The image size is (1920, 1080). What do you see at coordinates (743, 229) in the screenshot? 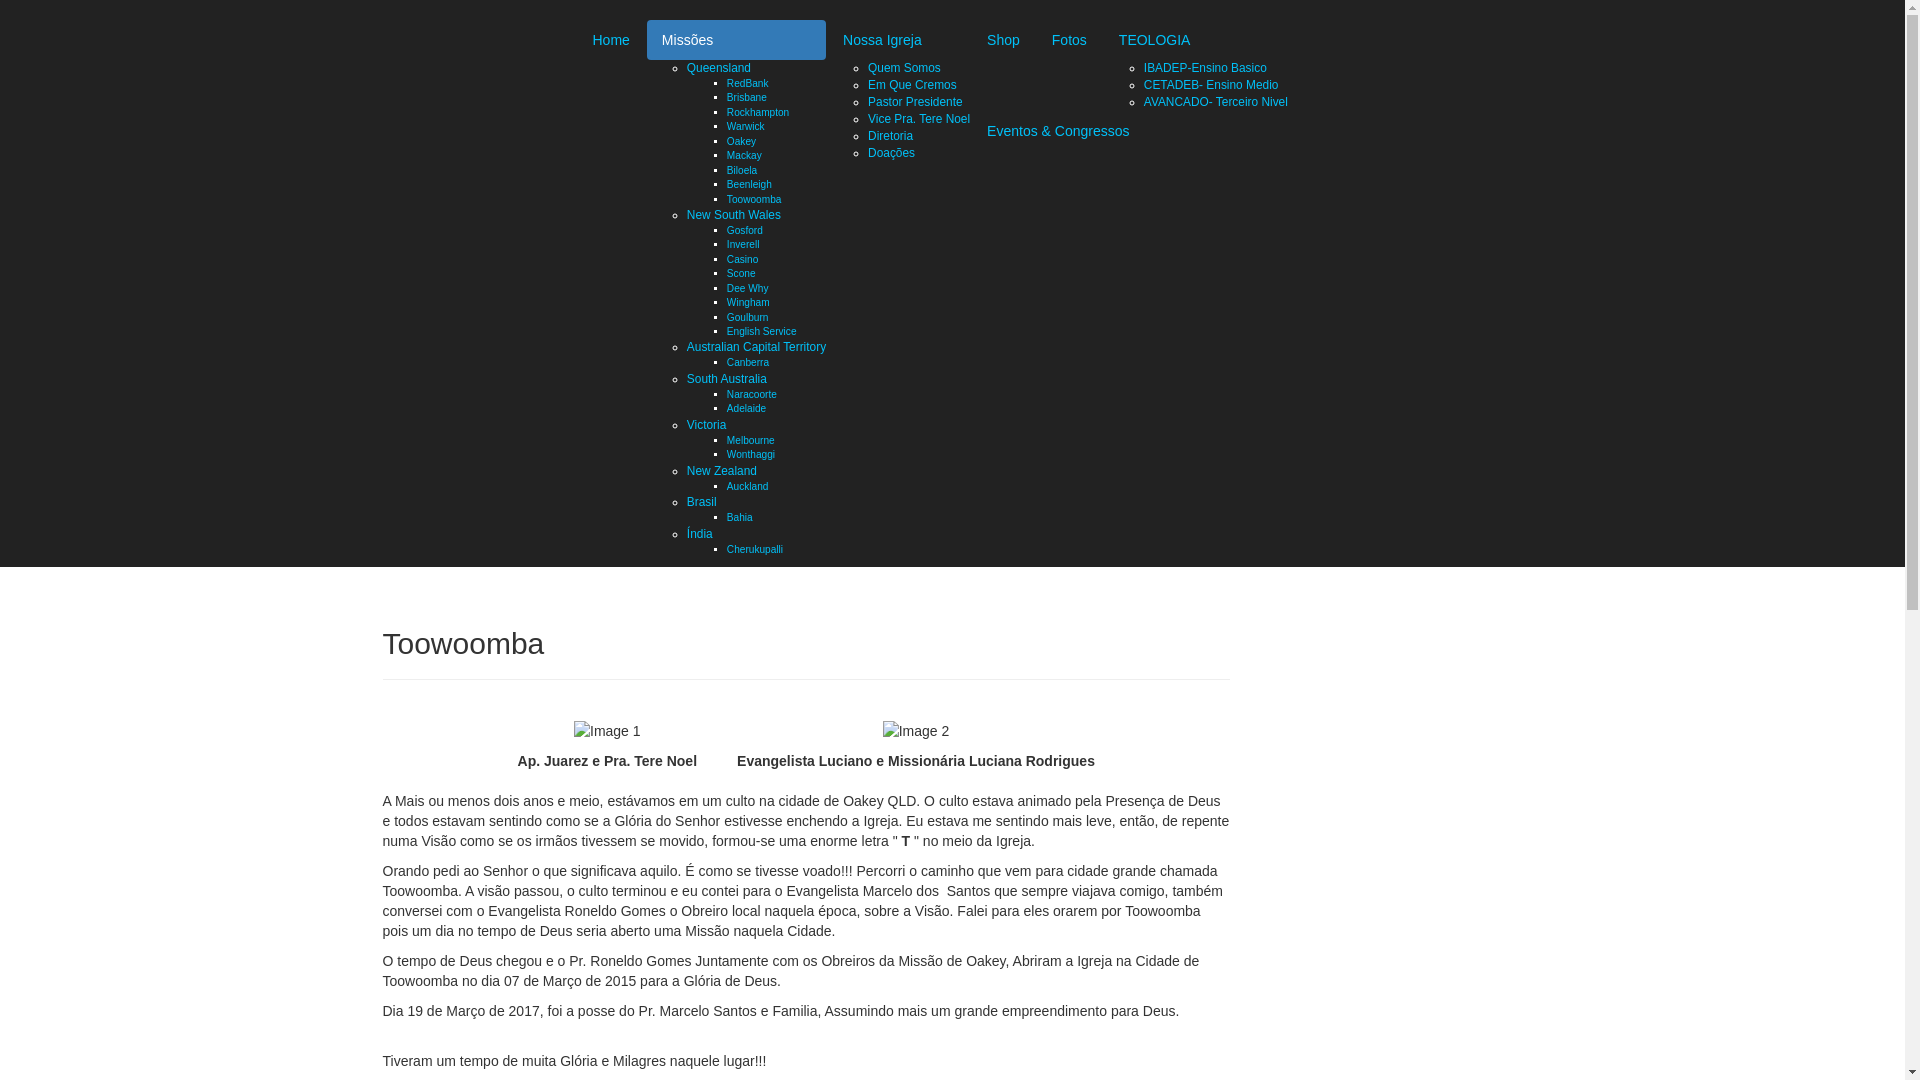
I see `'Gosford'` at bounding box center [743, 229].